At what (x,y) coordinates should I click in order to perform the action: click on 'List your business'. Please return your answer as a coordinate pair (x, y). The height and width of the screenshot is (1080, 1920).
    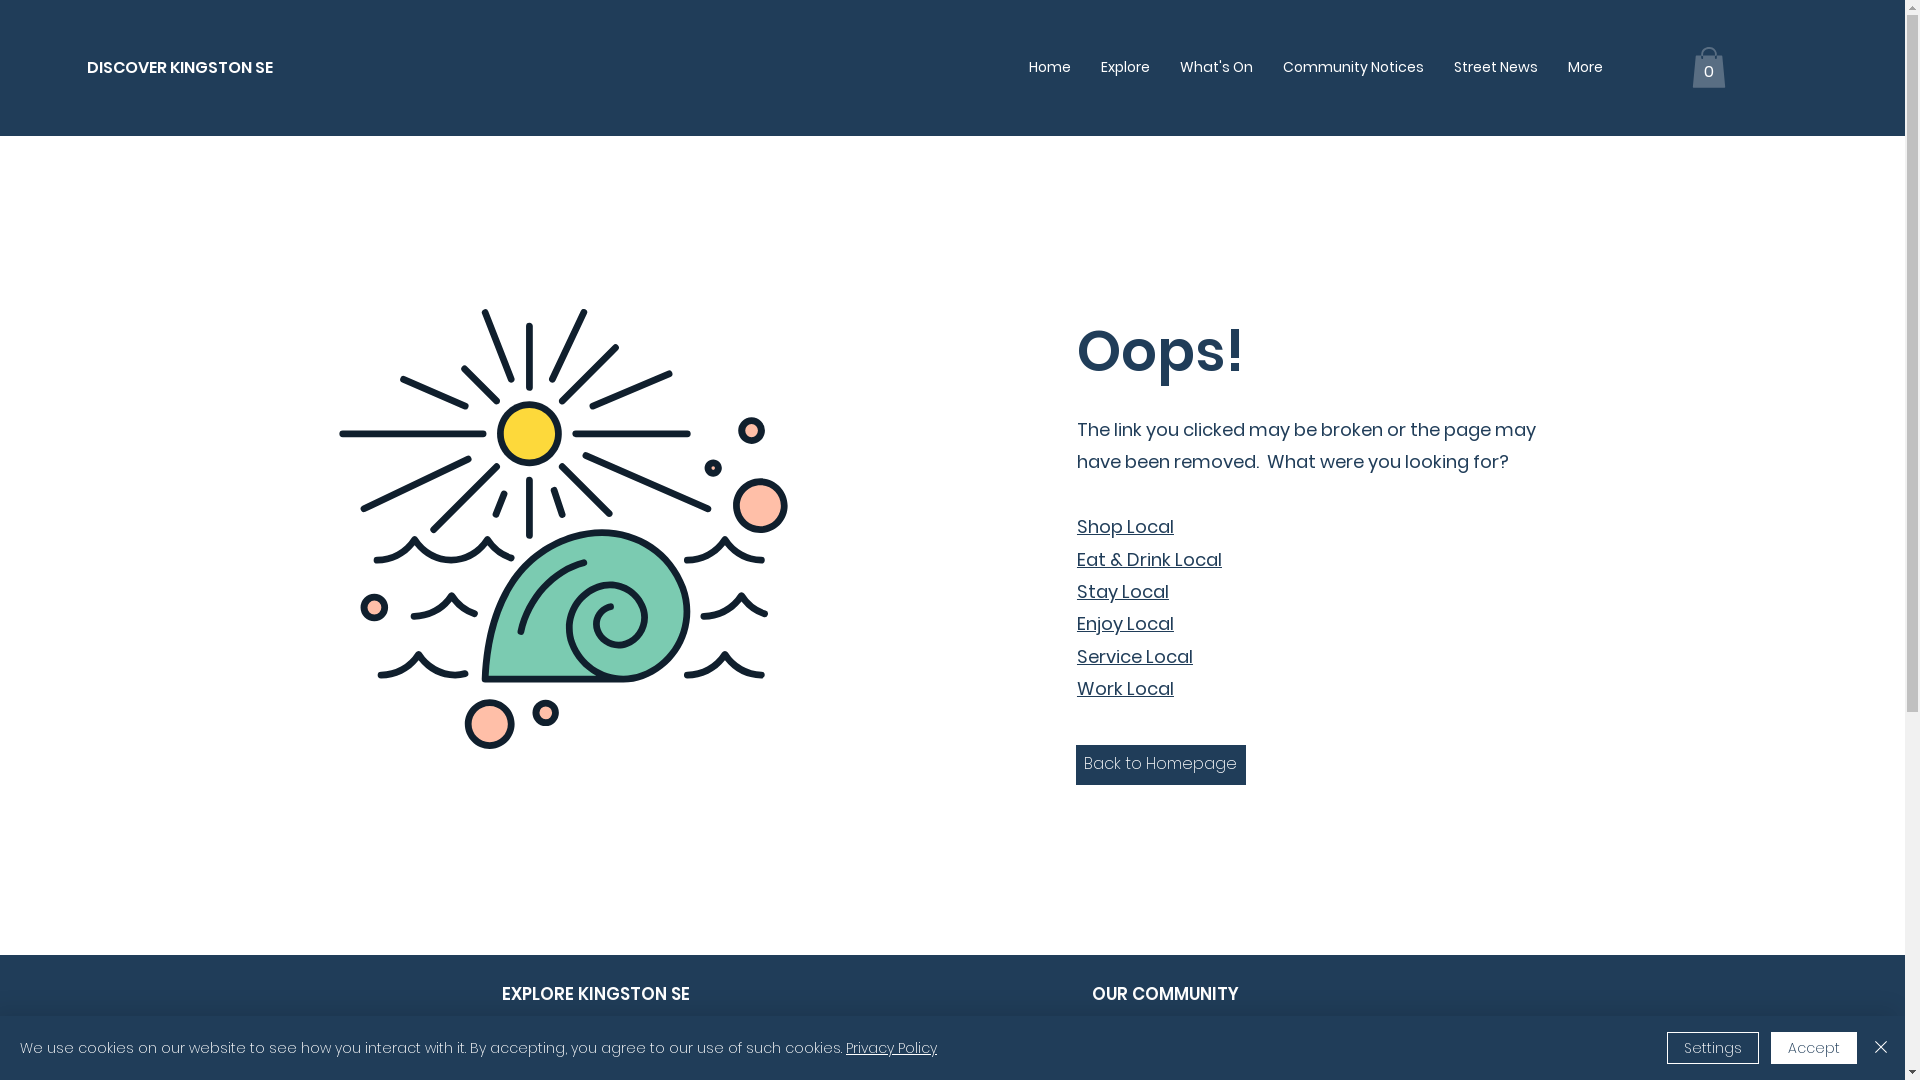
    Looking at the image, I should click on (1211, 1051).